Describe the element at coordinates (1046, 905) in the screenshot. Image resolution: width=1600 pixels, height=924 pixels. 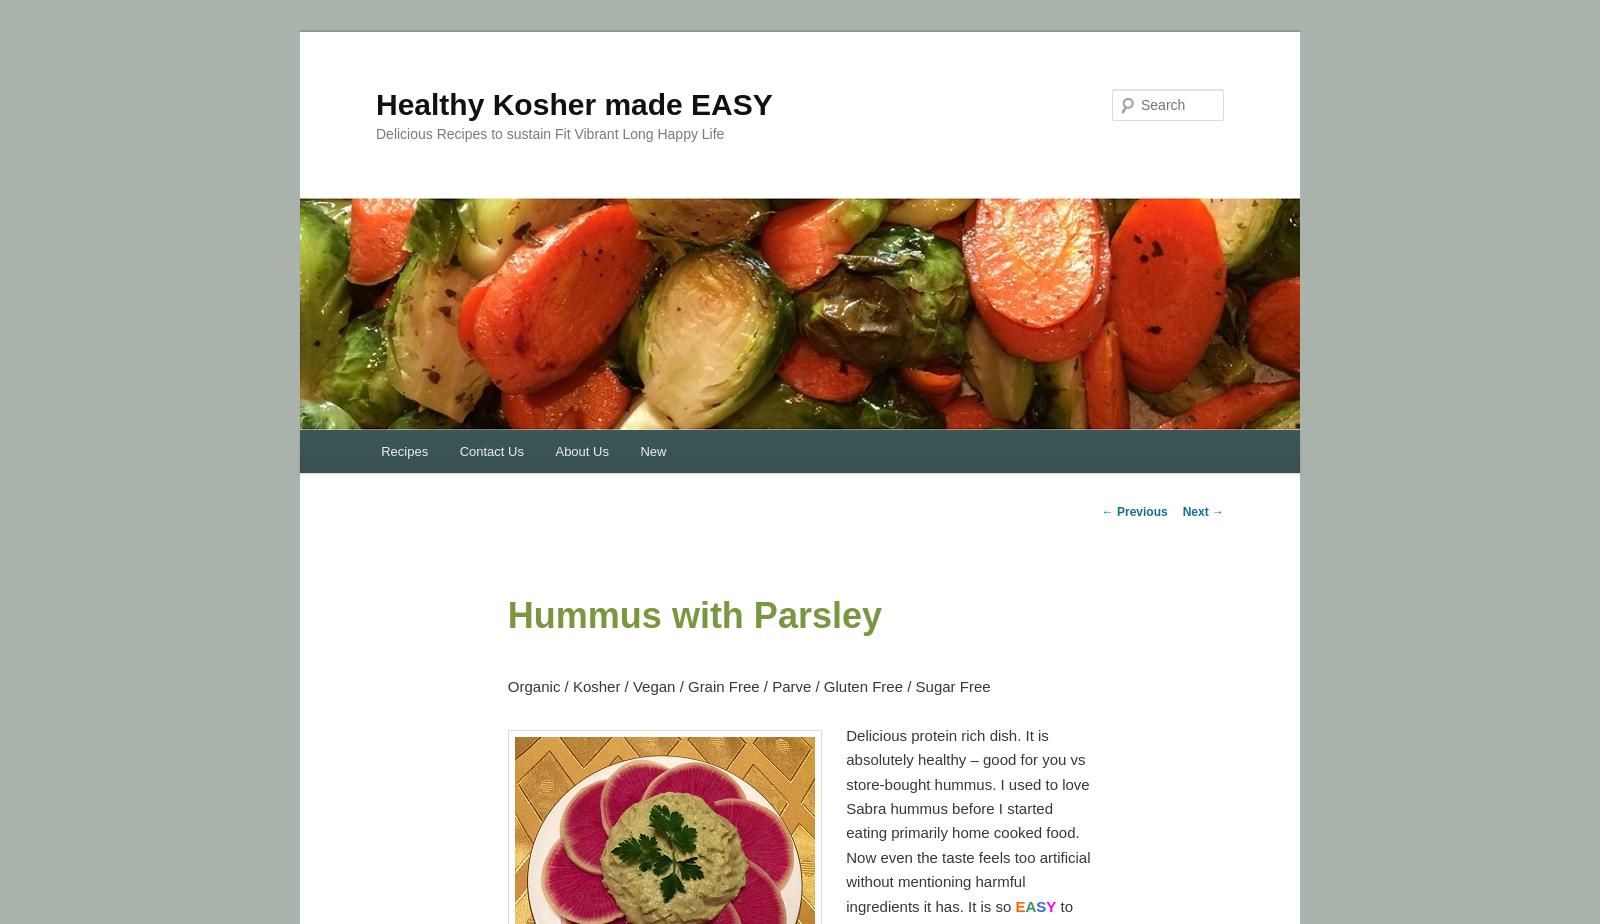
I see `'Y'` at that location.